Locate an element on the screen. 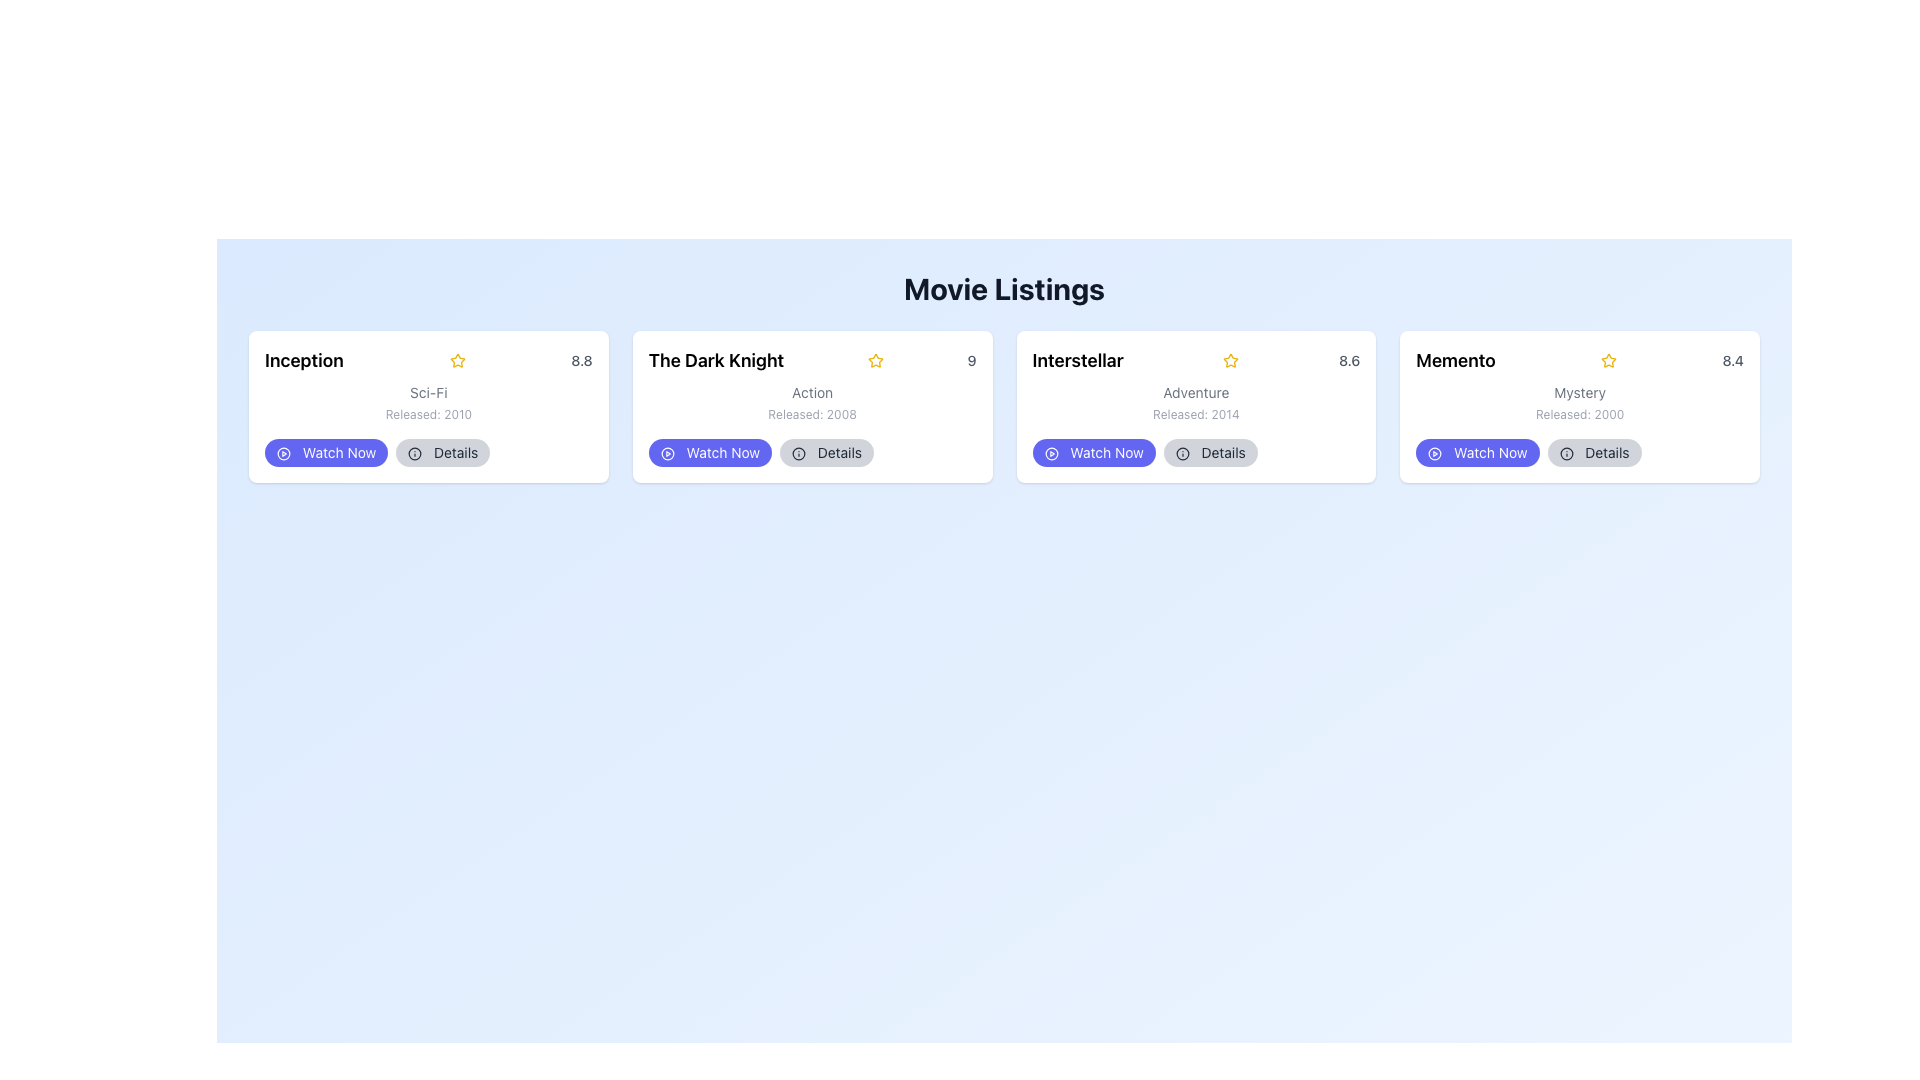 The width and height of the screenshot is (1920, 1080). the information icon within the 'Details' button for the movie 'Memento', which is the fourth movie card in the interface is located at coordinates (1565, 454).